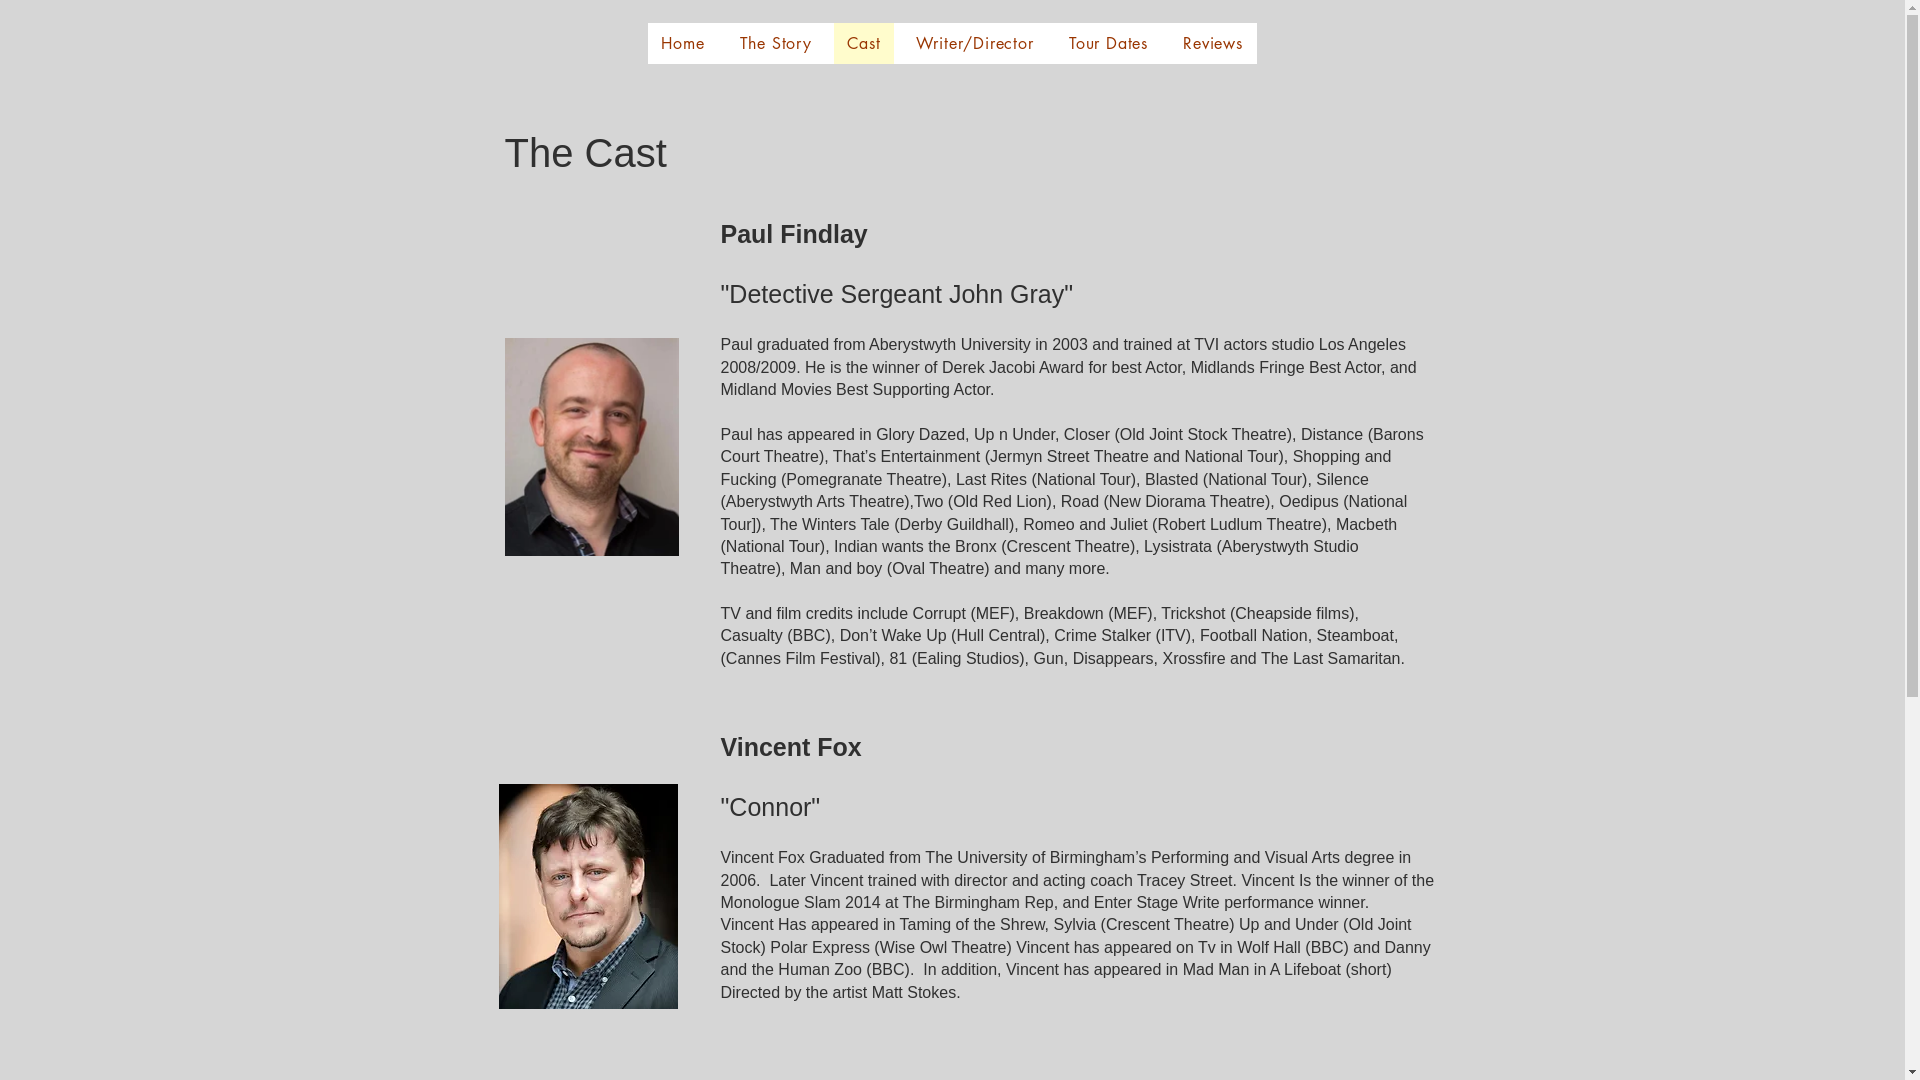 The width and height of the screenshot is (1920, 1080). What do you see at coordinates (901, 43) in the screenshot?
I see `'Writer/Director'` at bounding box center [901, 43].